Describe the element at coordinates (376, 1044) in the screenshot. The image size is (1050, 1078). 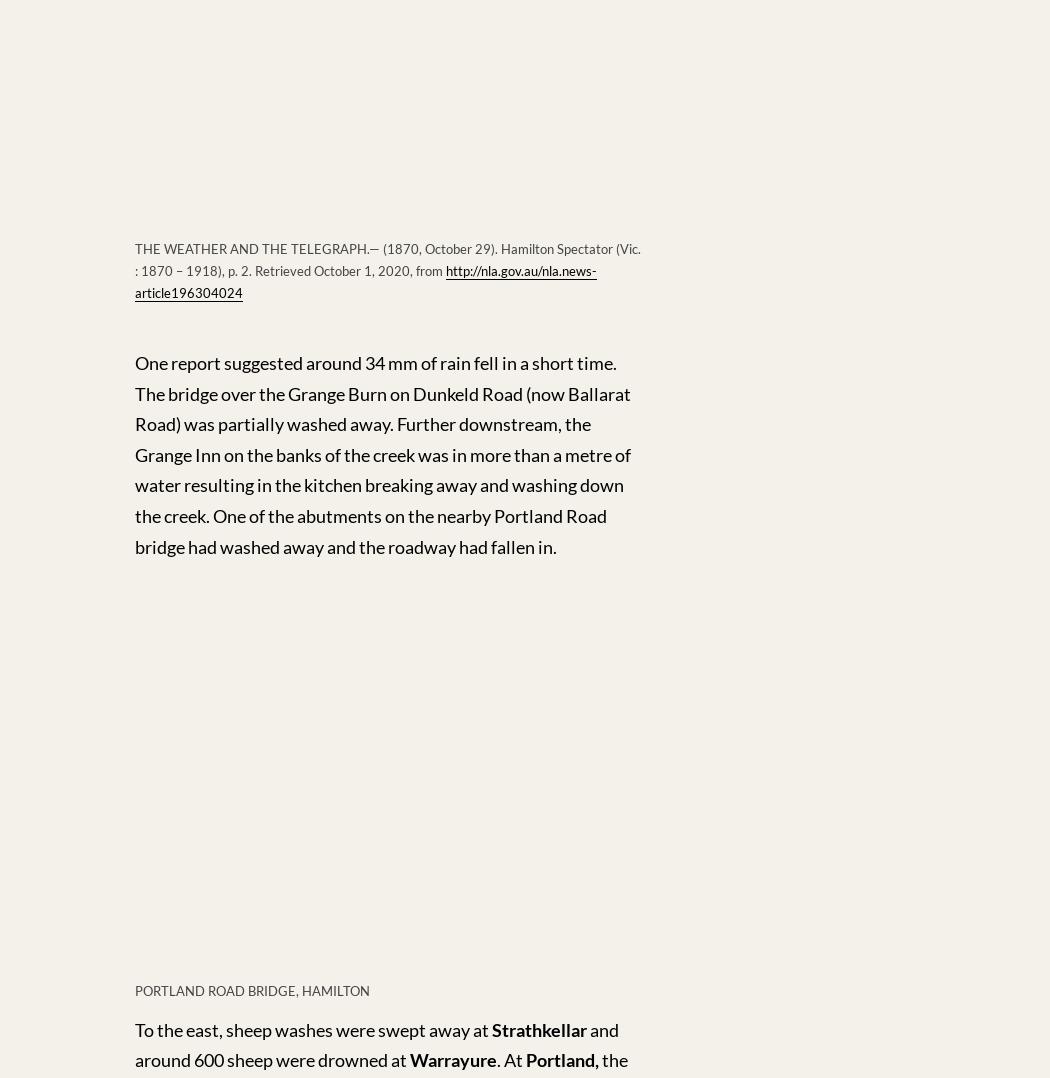
I see `'and around 600 sheep were drowned at'` at that location.